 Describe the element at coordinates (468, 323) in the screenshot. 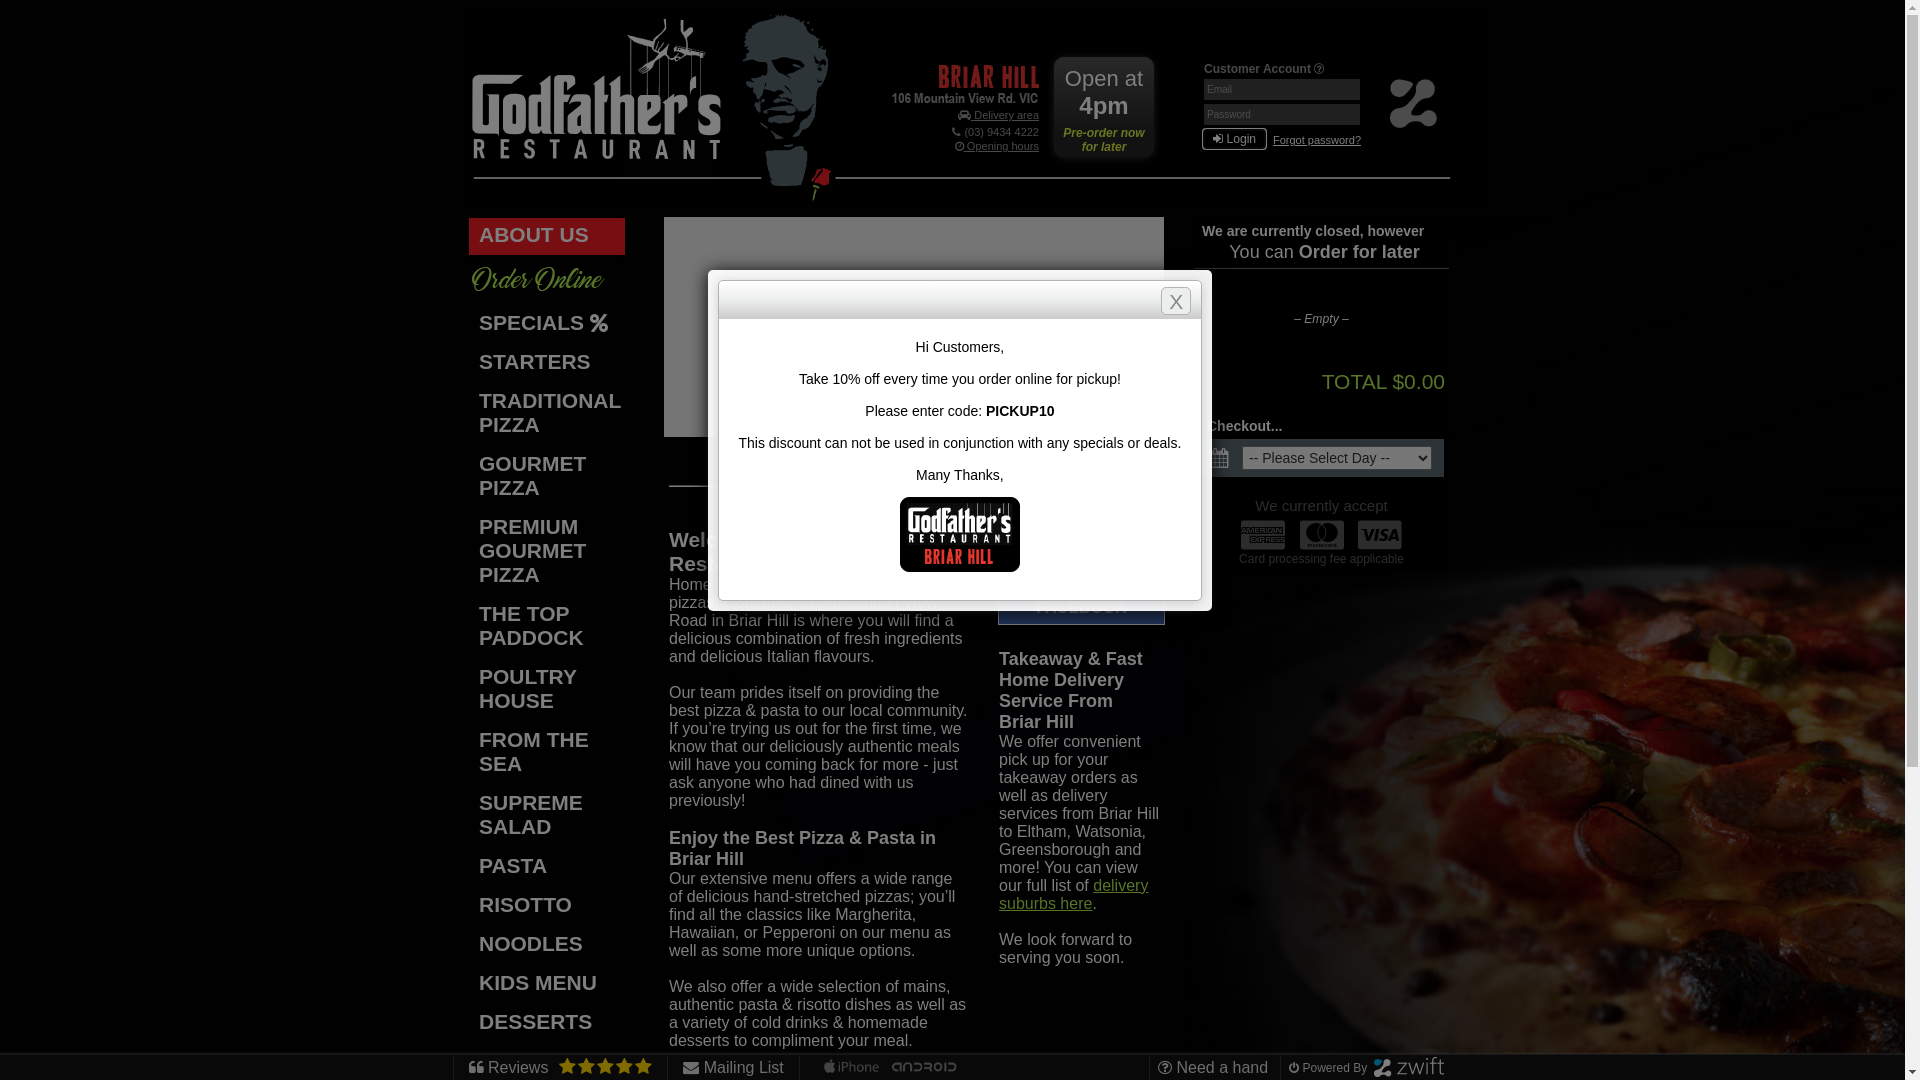

I see `'SPECIALS'` at that location.